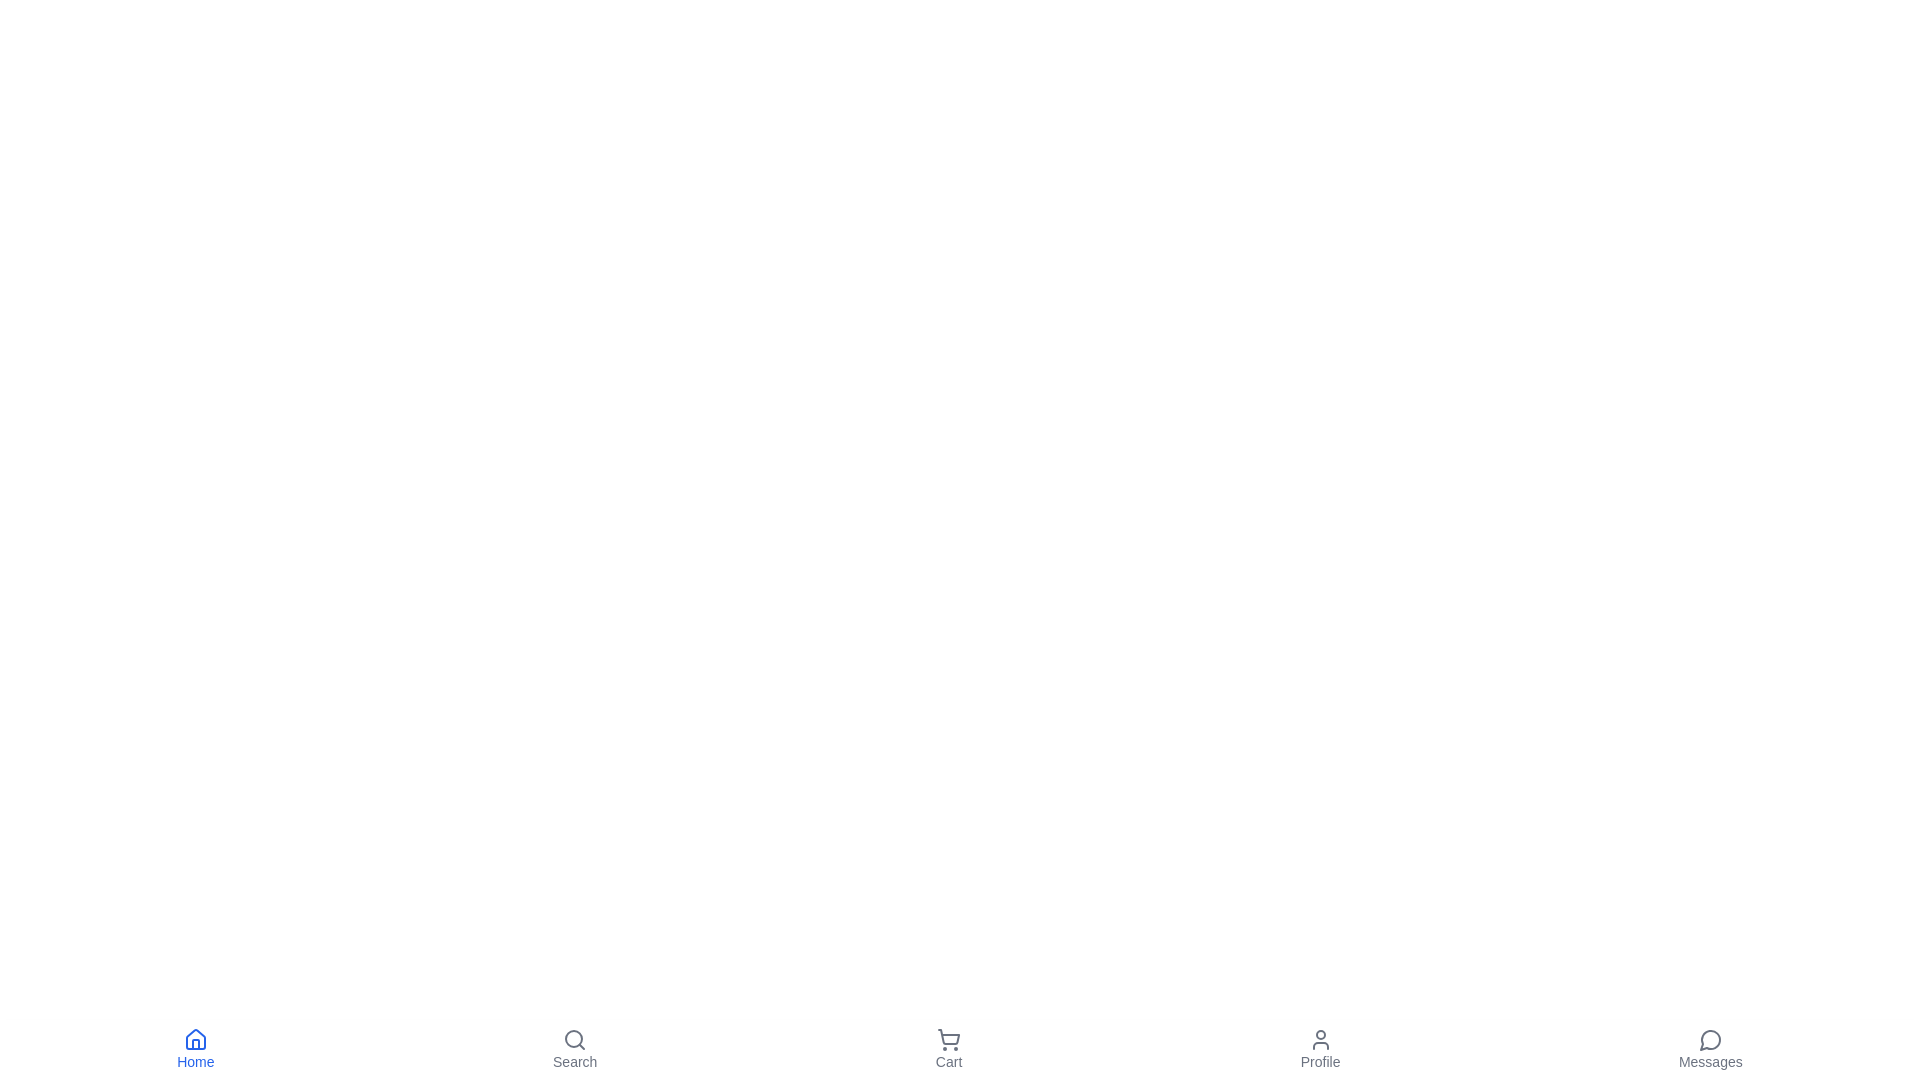  Describe the element at coordinates (1709, 1048) in the screenshot. I see `the 'Messages' button to navigate to the Messages section` at that location.